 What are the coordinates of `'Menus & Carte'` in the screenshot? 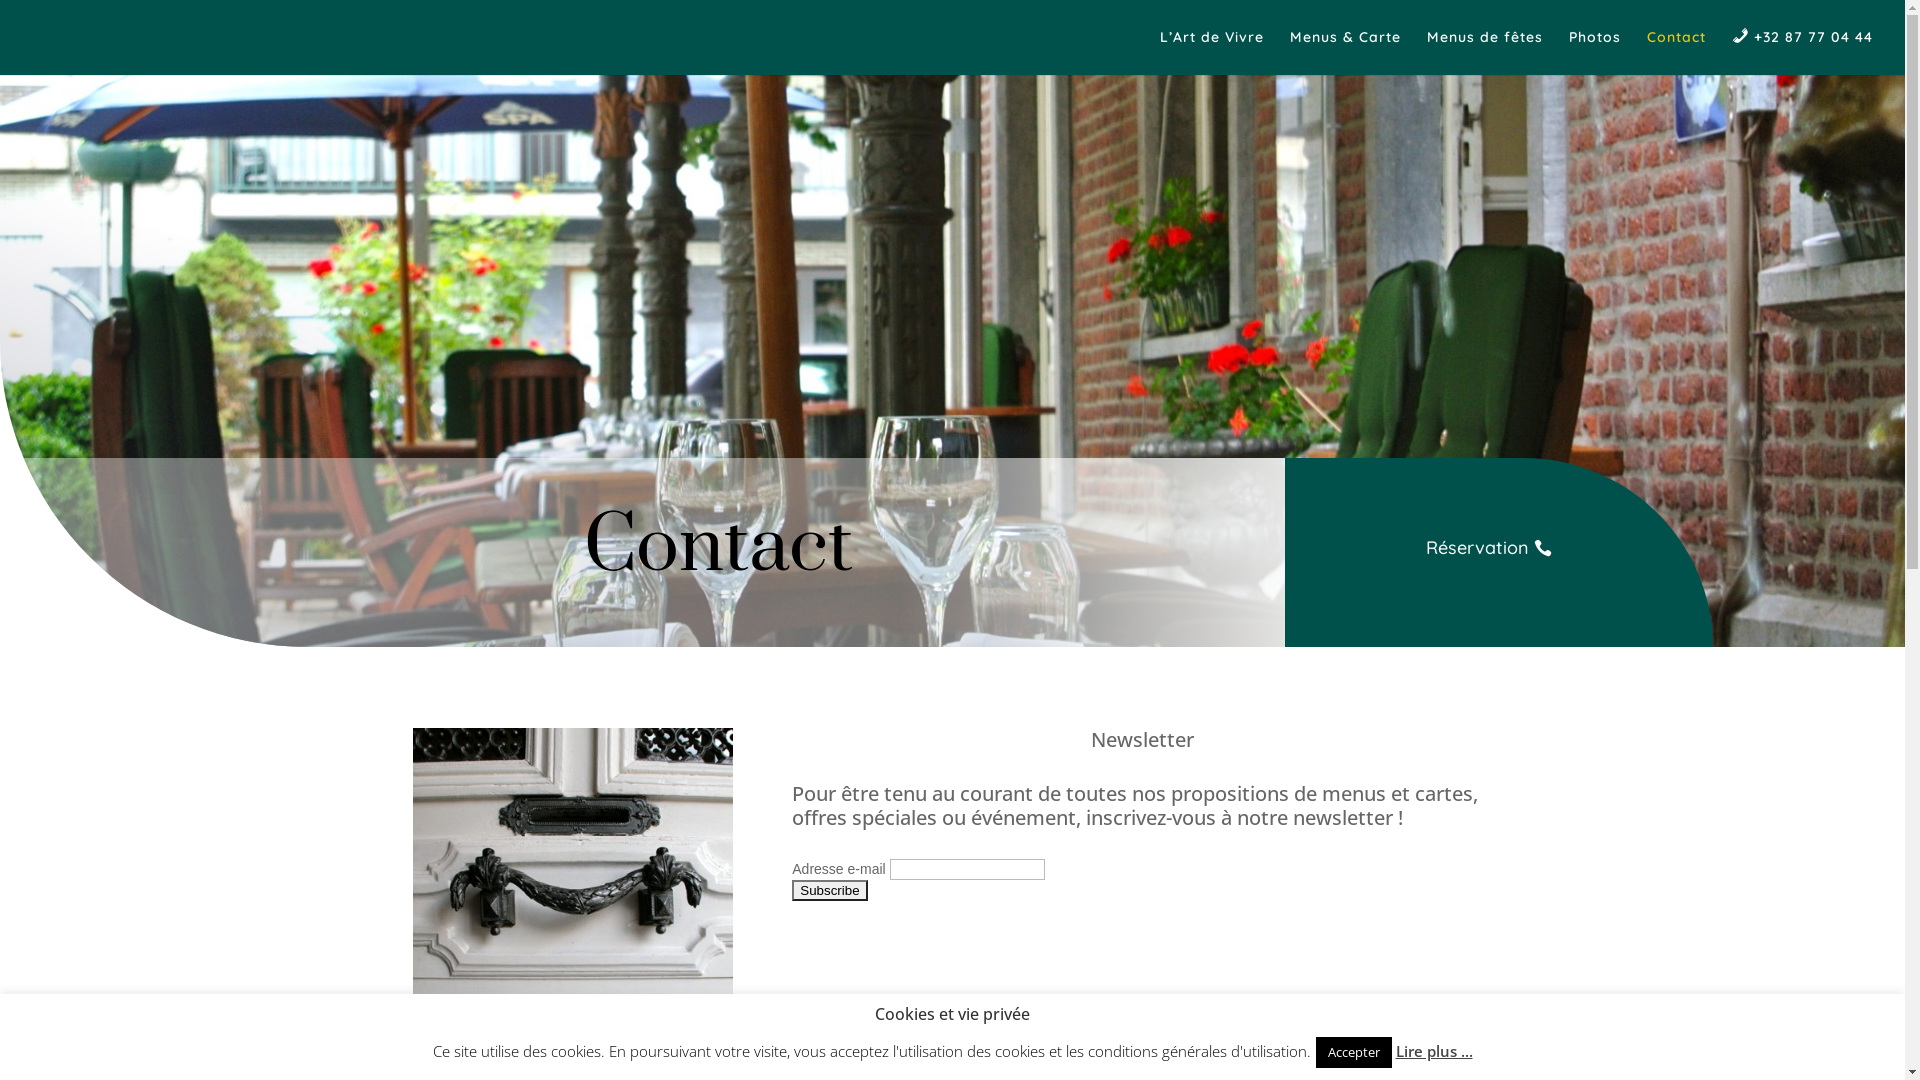 It's located at (1290, 50).